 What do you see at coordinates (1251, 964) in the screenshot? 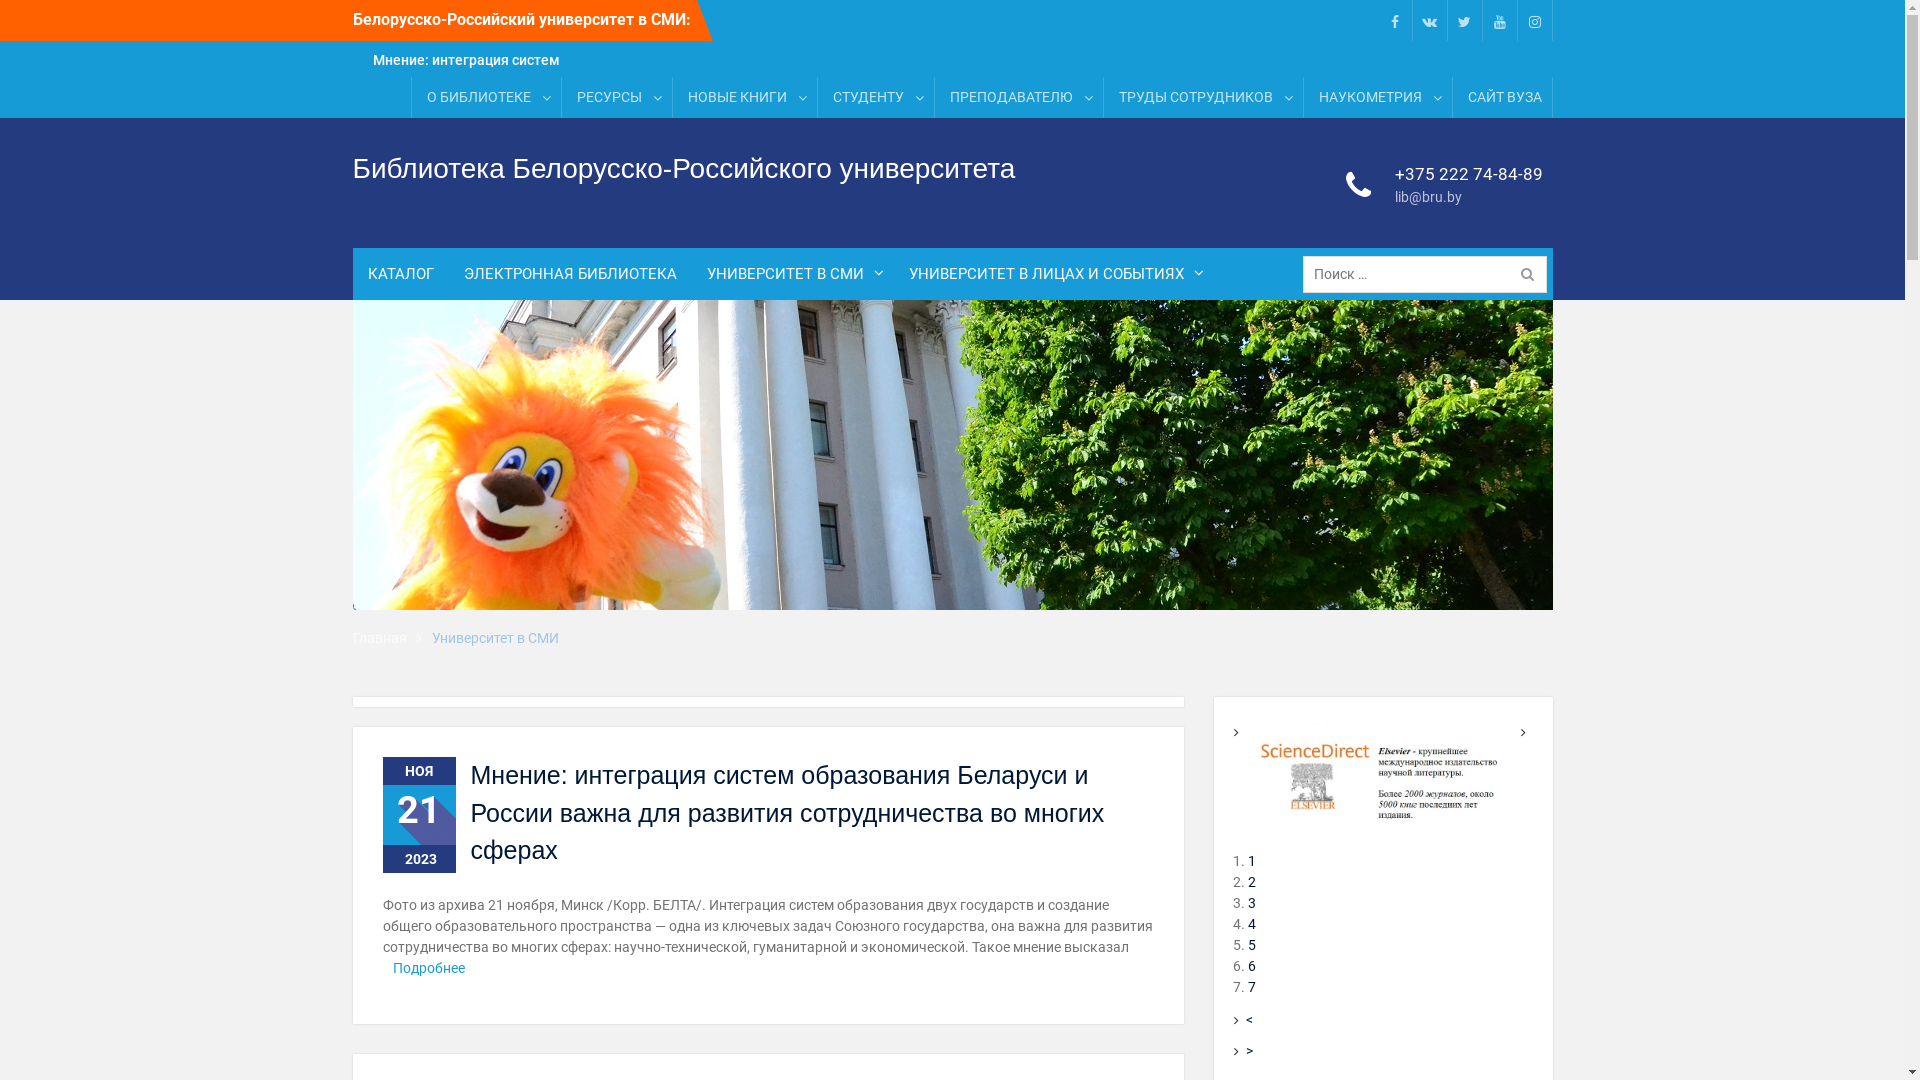
I see `'6'` at bounding box center [1251, 964].